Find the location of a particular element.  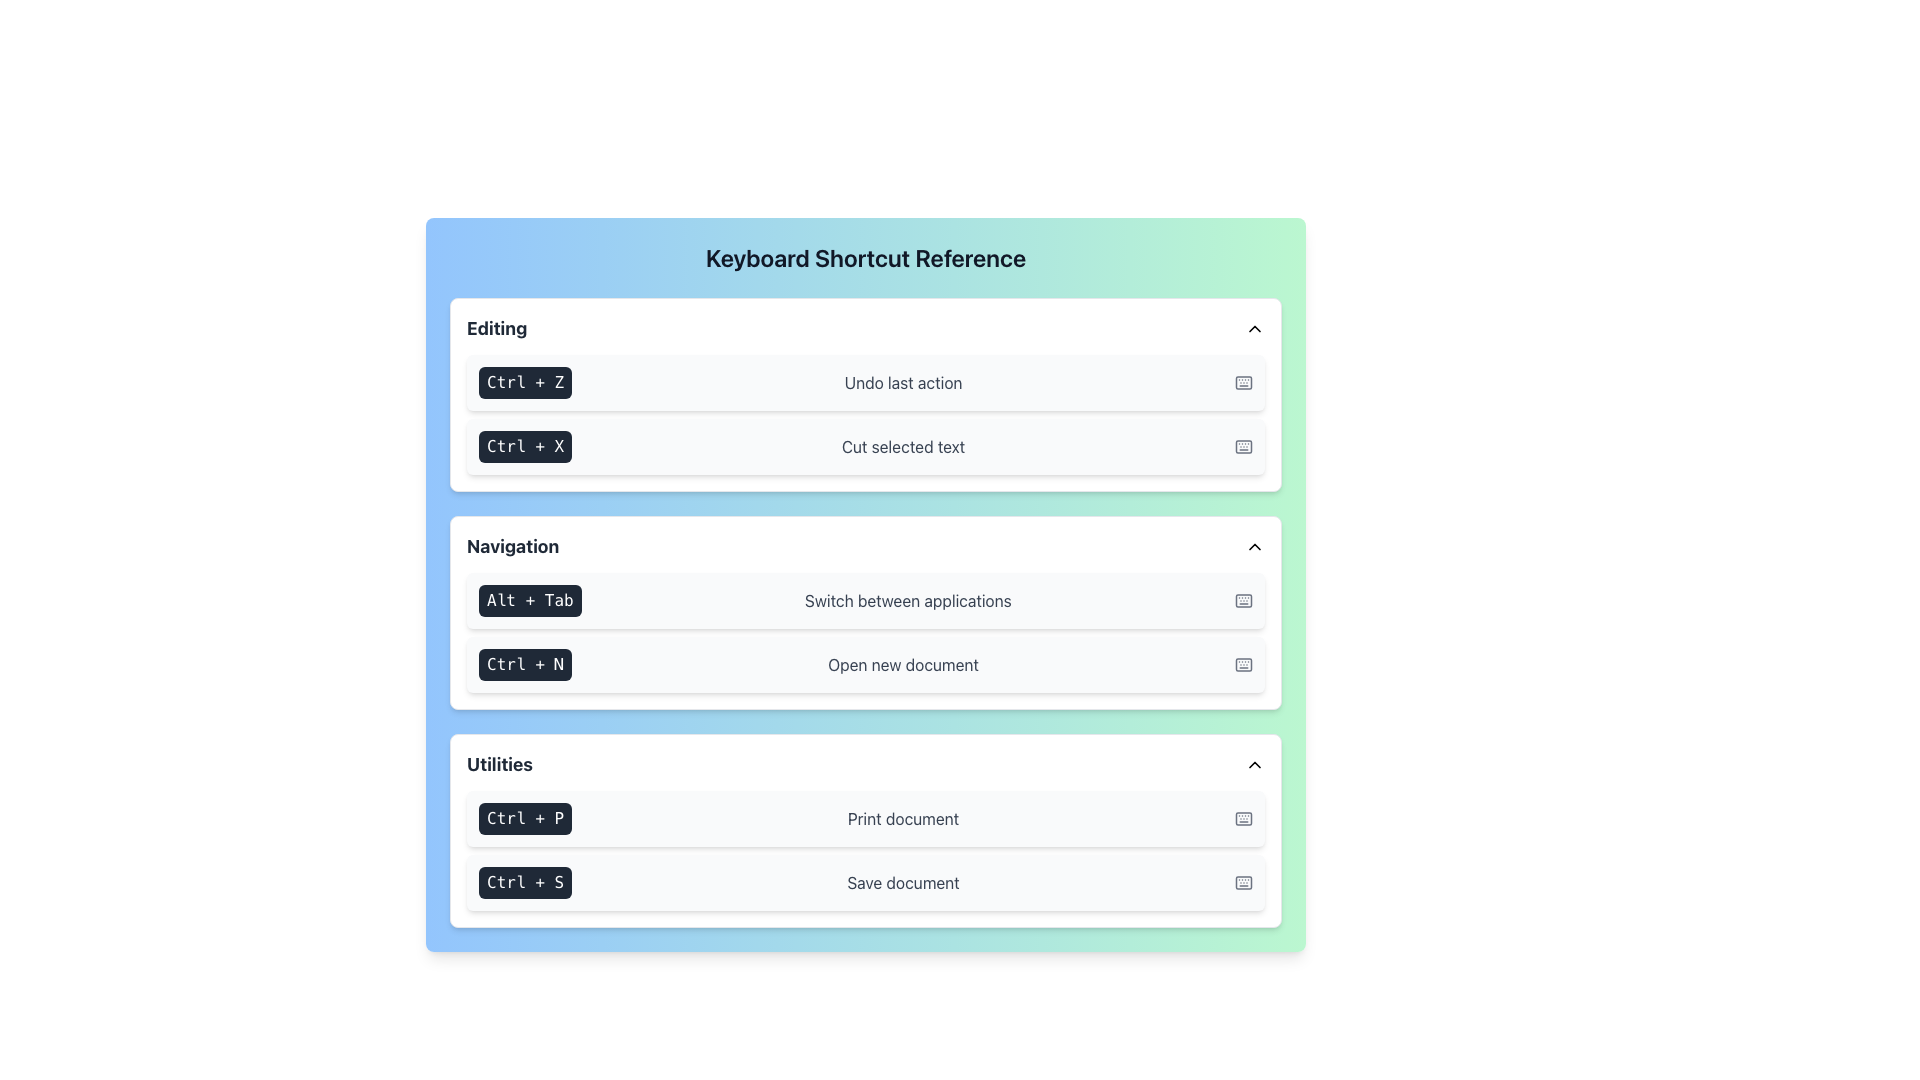

the static text displaying 'Switch between applications', which is positioned to the right of the 'Alt + Tab' button in the 'Navigation' section of the interface is located at coordinates (907, 600).